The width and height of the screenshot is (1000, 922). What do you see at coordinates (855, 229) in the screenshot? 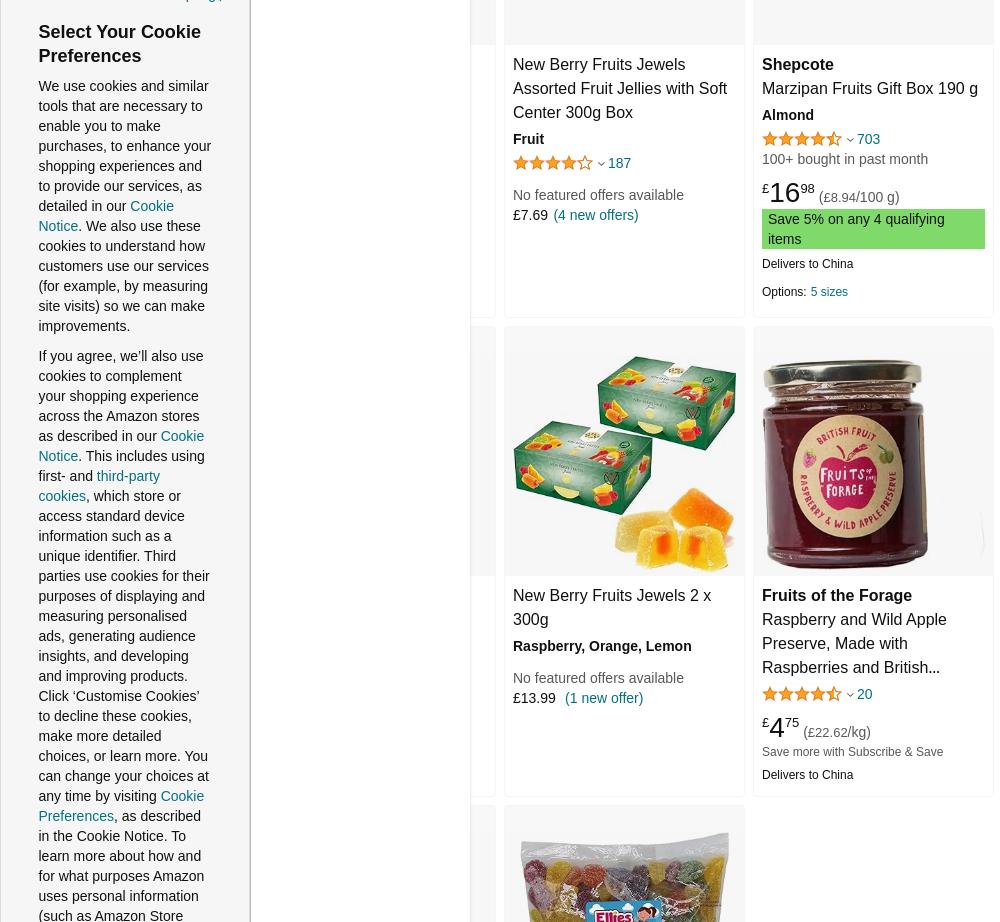
I see `'Save 5% on any 4 qualifying items'` at bounding box center [855, 229].